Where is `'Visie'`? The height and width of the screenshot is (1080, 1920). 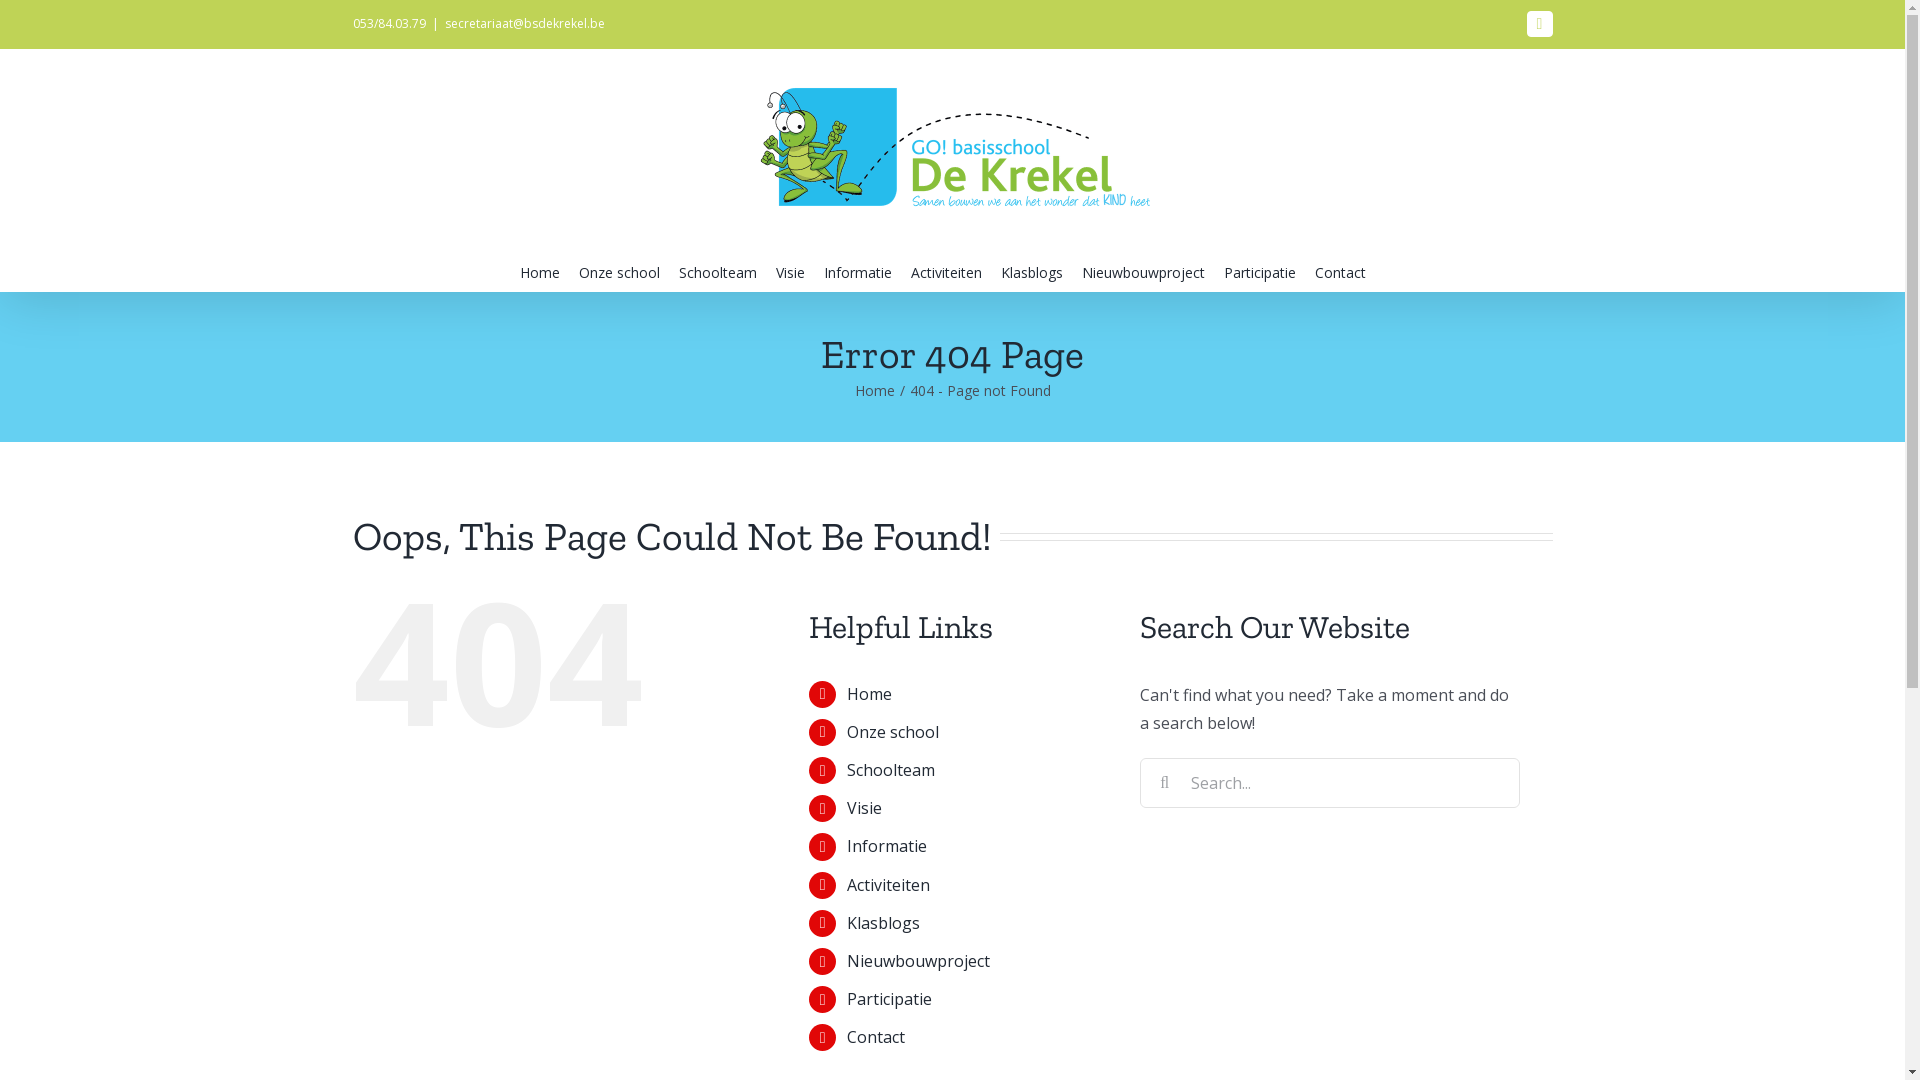 'Visie' is located at coordinates (864, 806).